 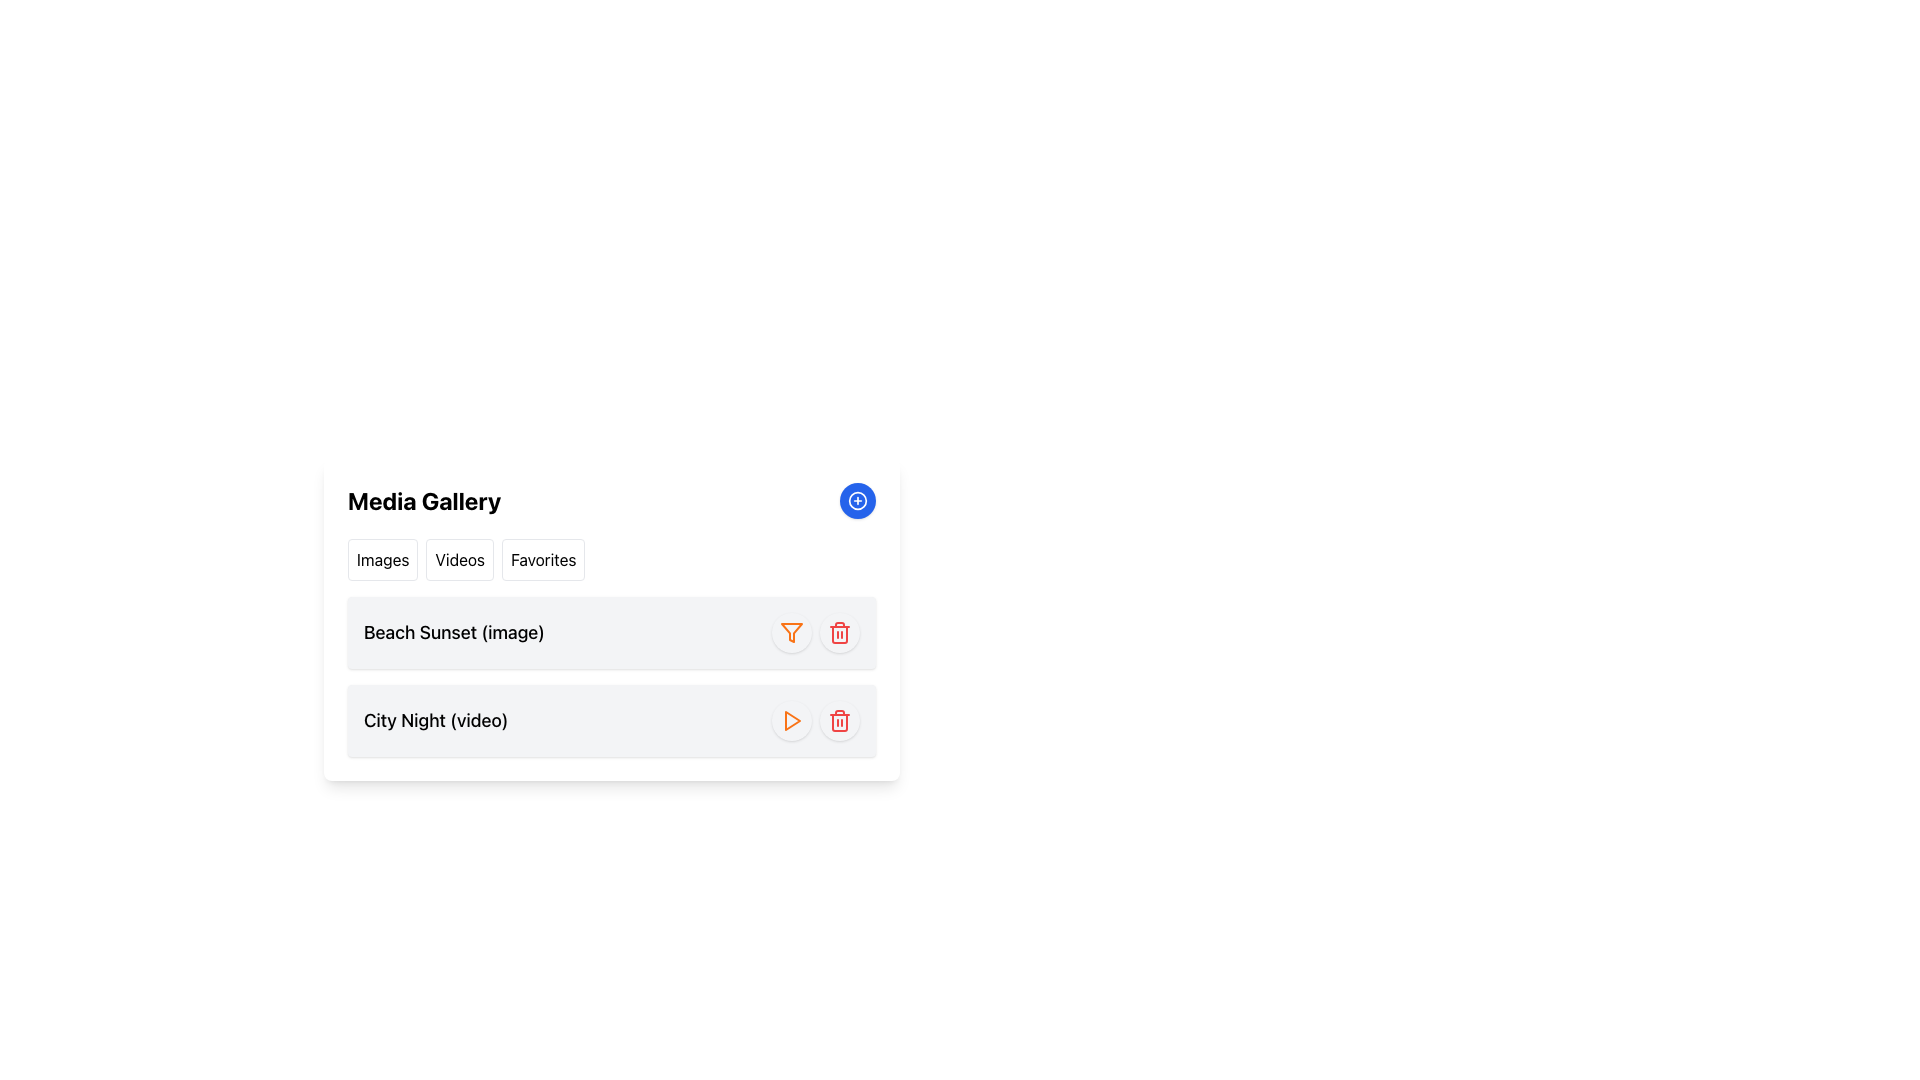 What do you see at coordinates (383, 559) in the screenshot?
I see `the 'Images' button, which is the first button` at bounding box center [383, 559].